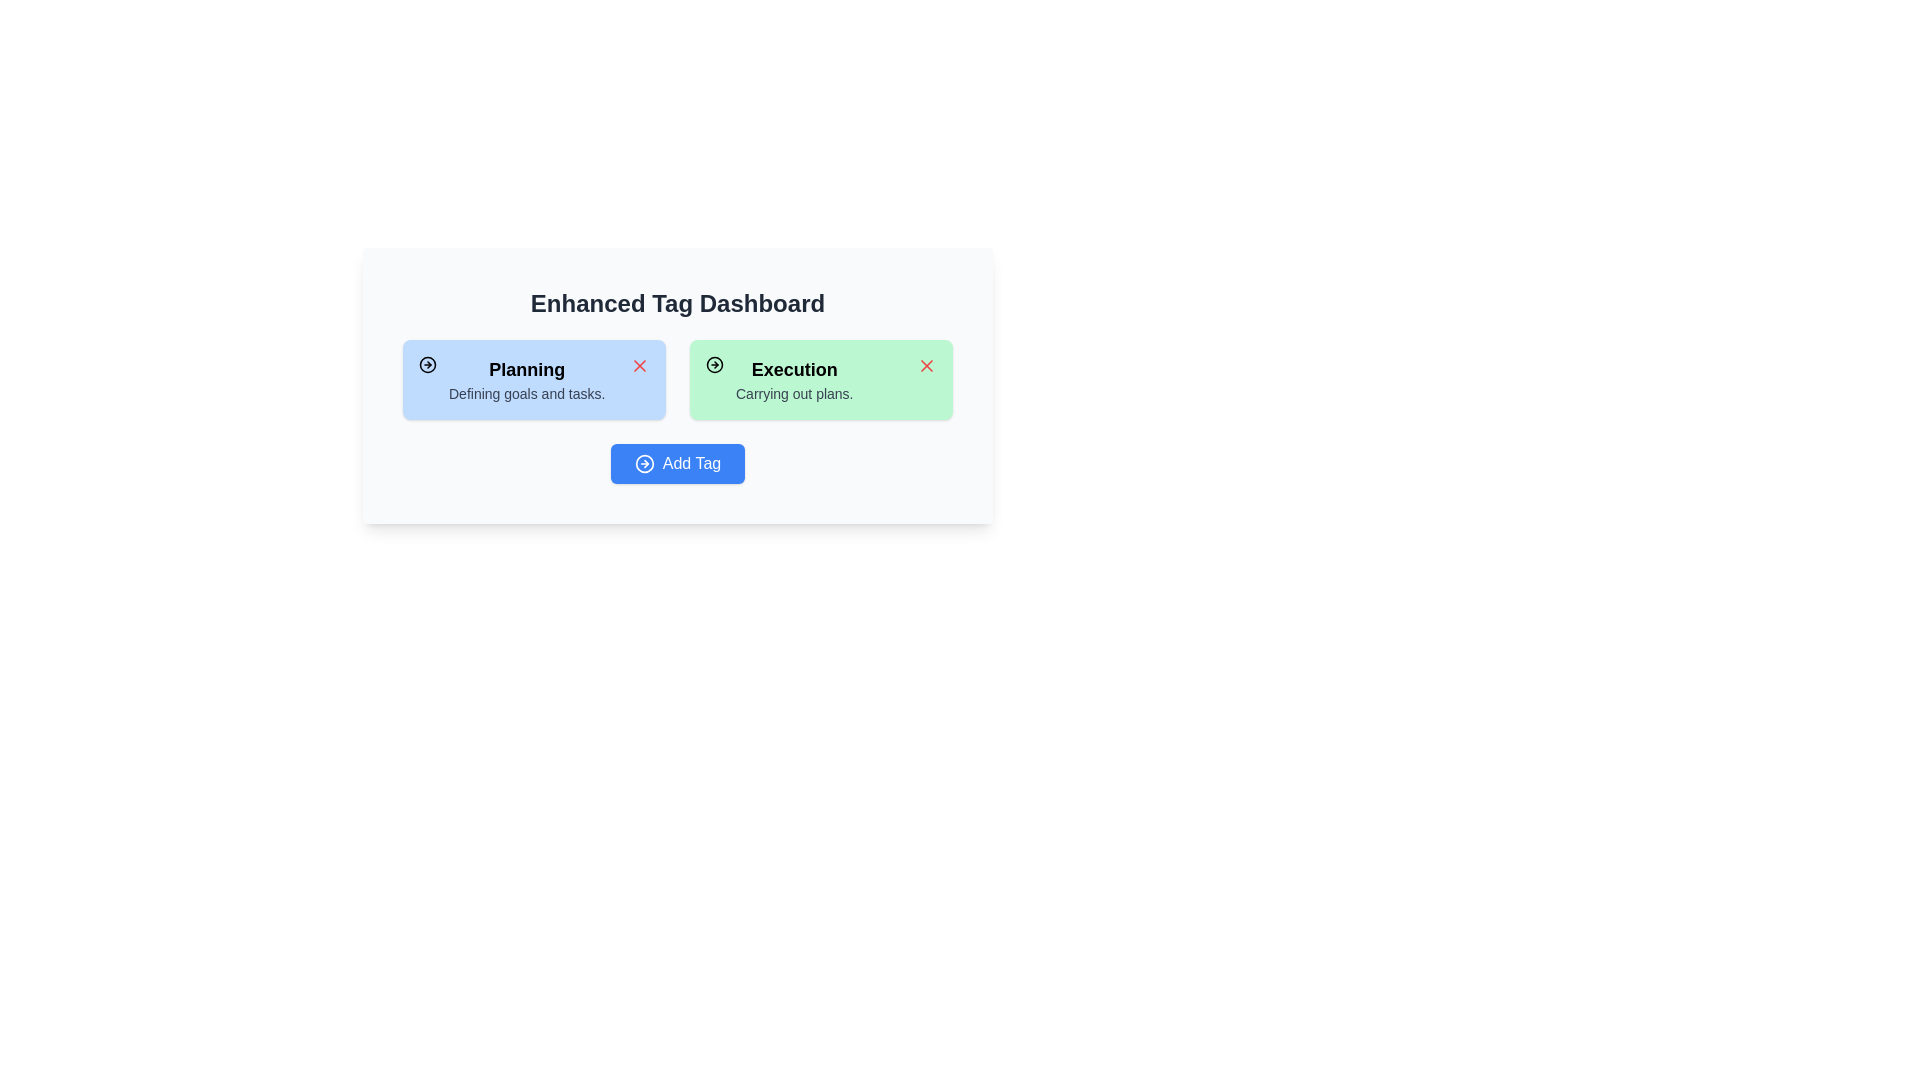  Describe the element at coordinates (426, 365) in the screenshot. I see `the interactive SVG icon located to the left of the title text in the blue tag labeled 'Planning'` at that location.